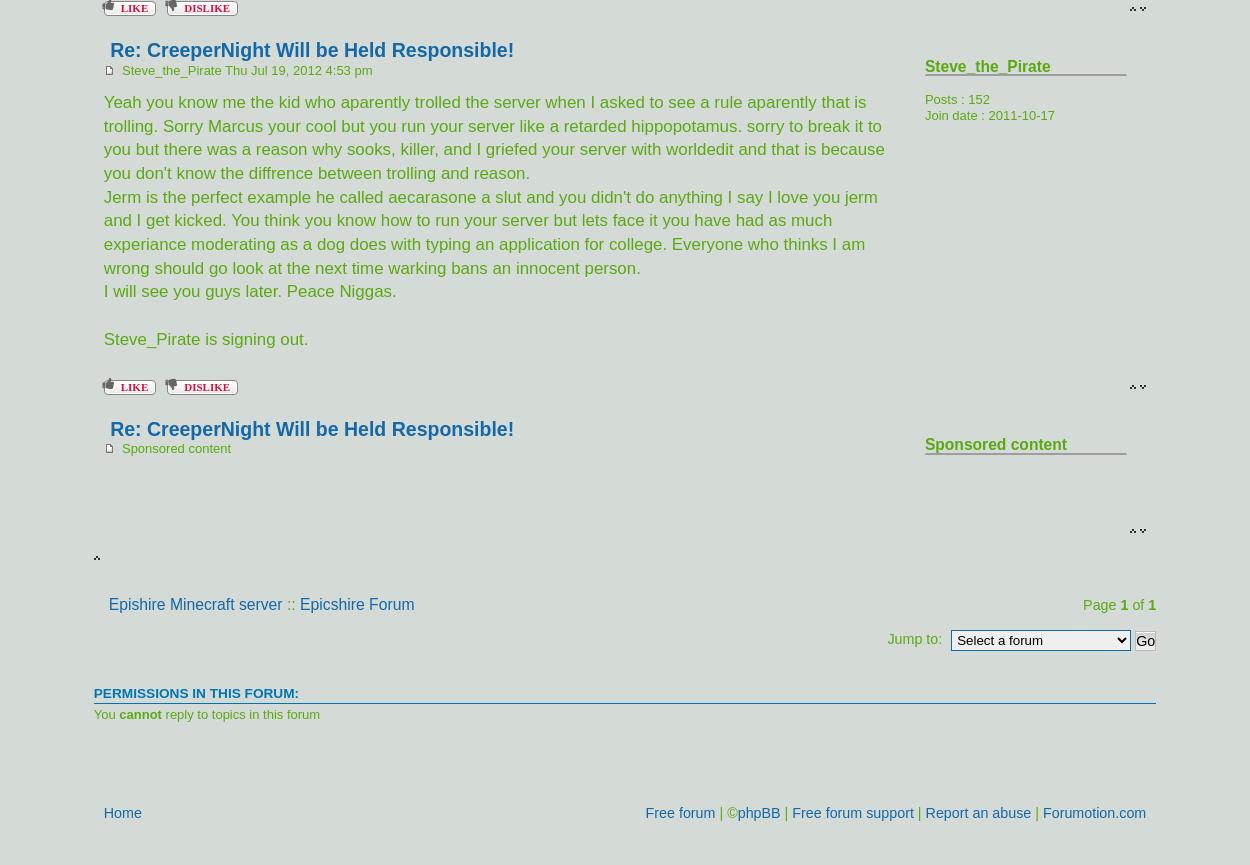  Describe the element at coordinates (1093, 810) in the screenshot. I see `'Forumotion.com'` at that location.